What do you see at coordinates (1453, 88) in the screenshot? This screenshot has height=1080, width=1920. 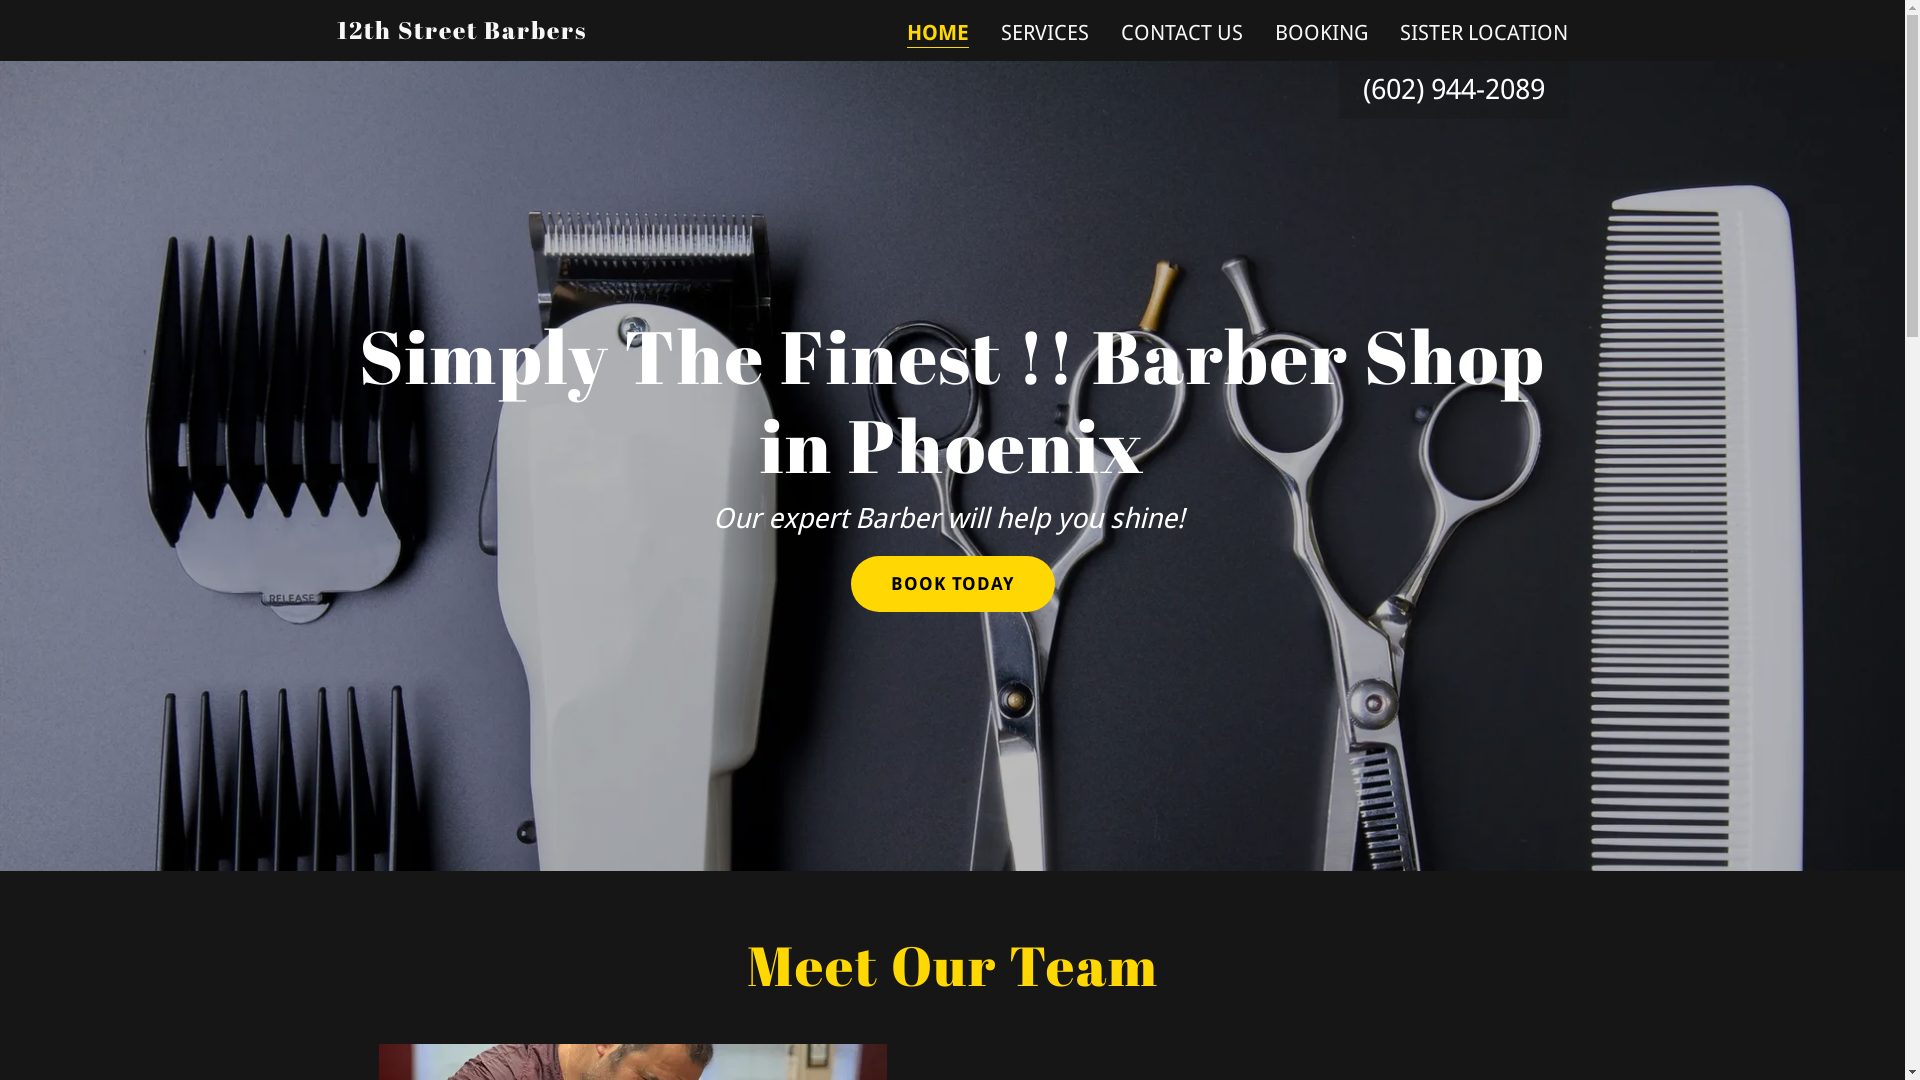 I see `'(602) 944-2089'` at bounding box center [1453, 88].